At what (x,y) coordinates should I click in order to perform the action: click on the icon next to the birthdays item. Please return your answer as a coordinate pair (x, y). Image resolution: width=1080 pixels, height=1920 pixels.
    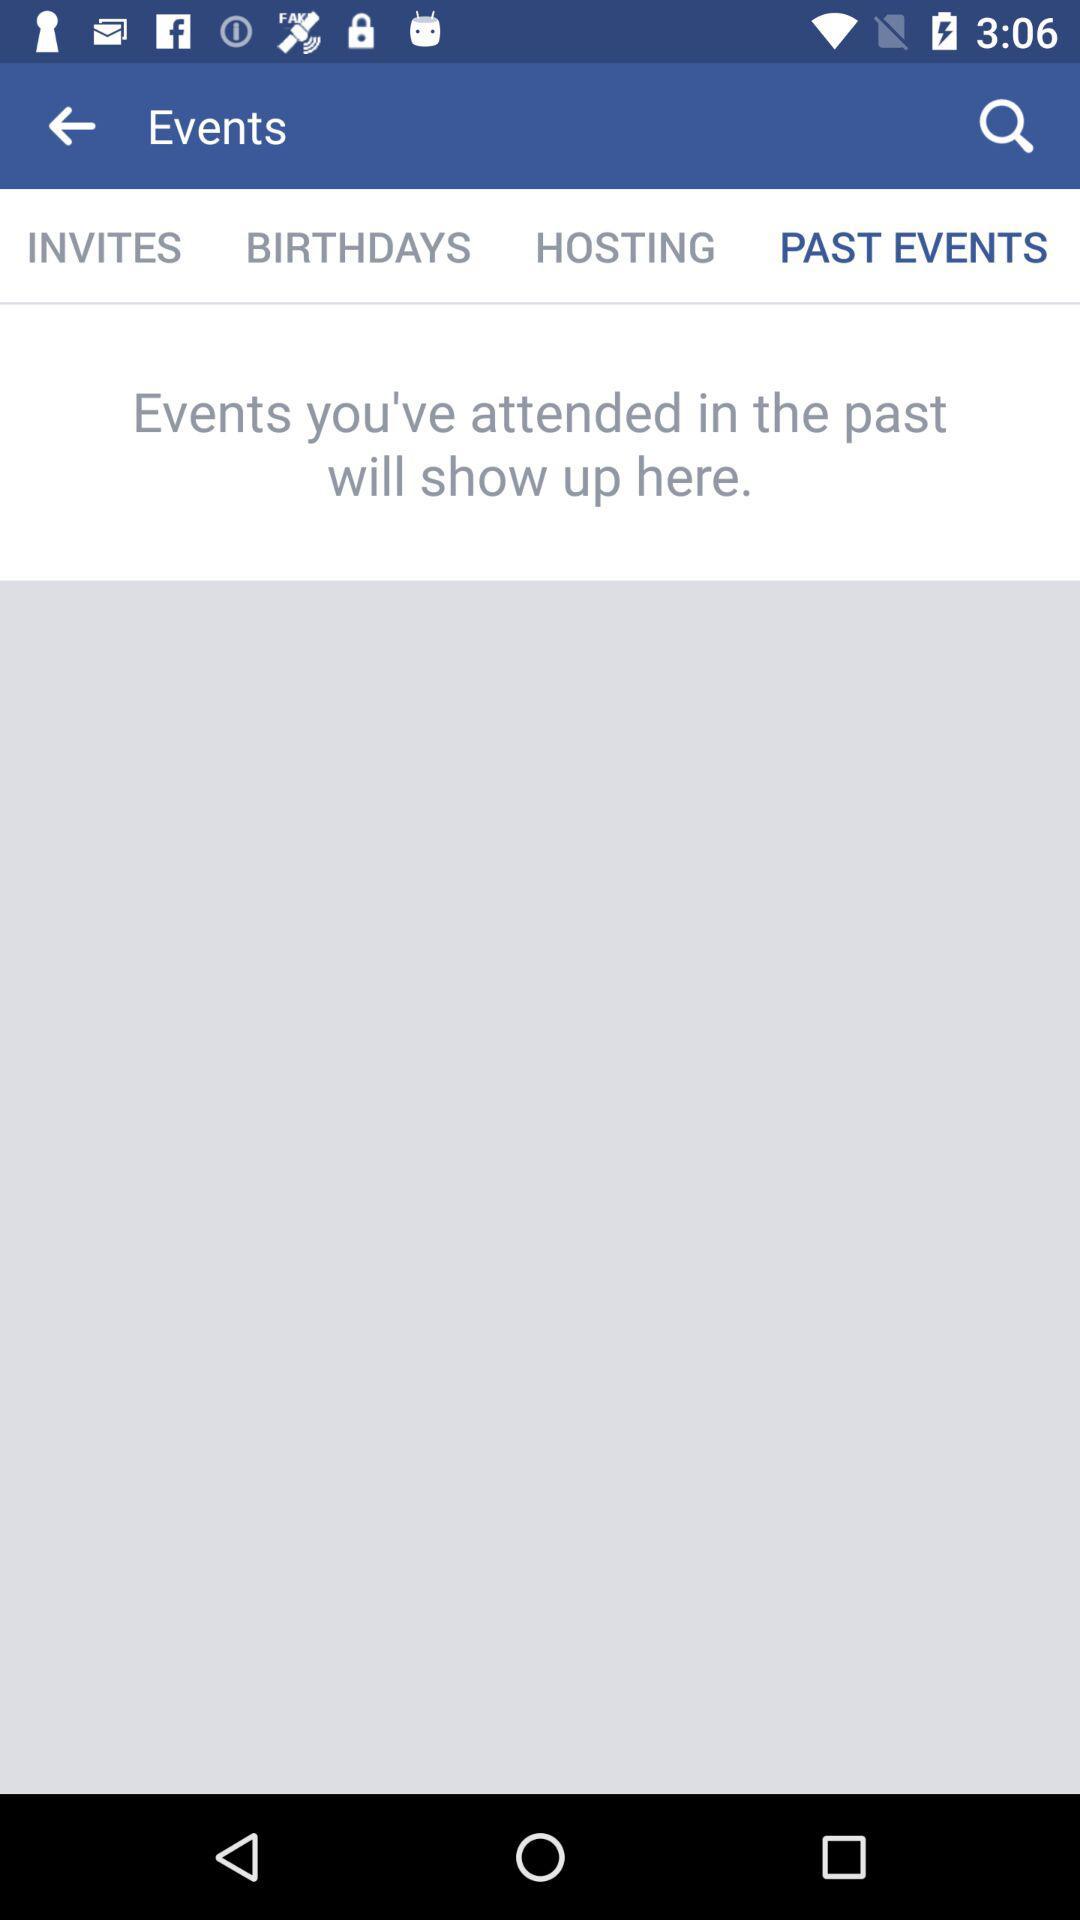
    Looking at the image, I should click on (106, 245).